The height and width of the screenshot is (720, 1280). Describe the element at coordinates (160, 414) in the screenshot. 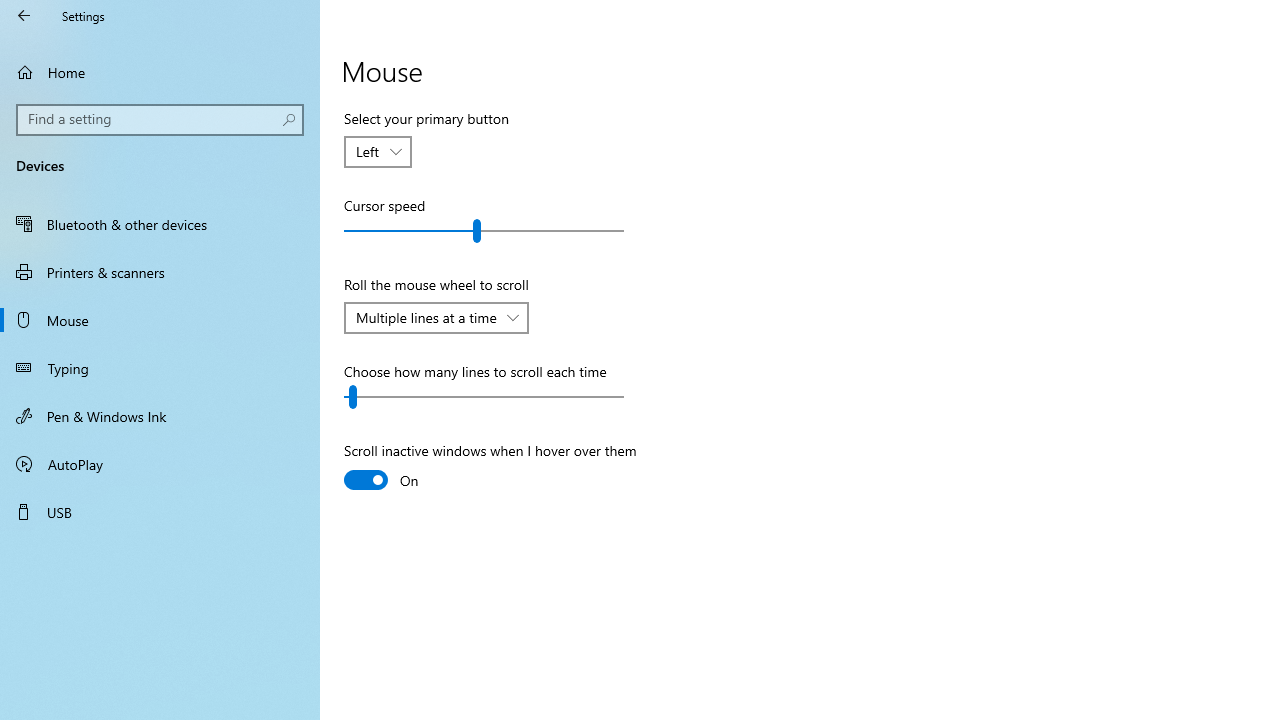

I see `'Pen & Windows Ink'` at that location.